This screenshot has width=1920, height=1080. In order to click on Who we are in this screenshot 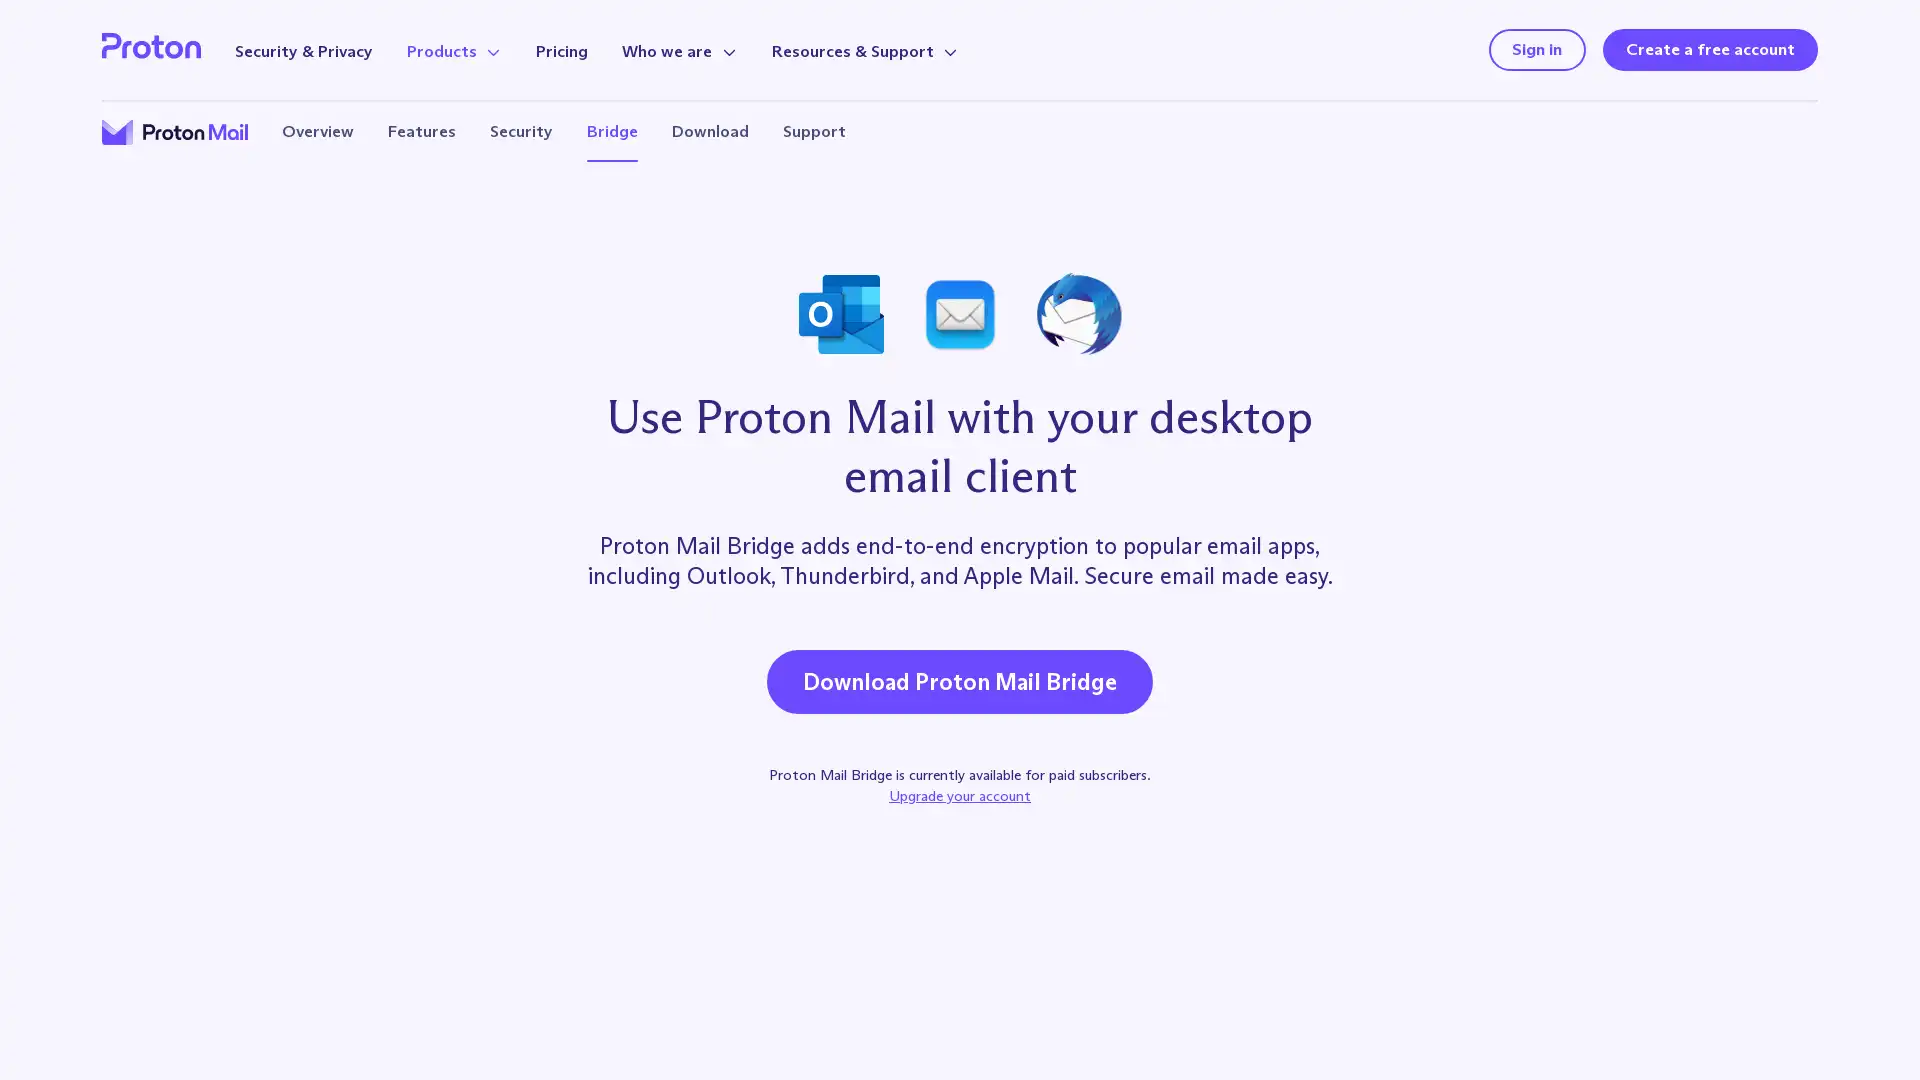, I will do `click(679, 50)`.